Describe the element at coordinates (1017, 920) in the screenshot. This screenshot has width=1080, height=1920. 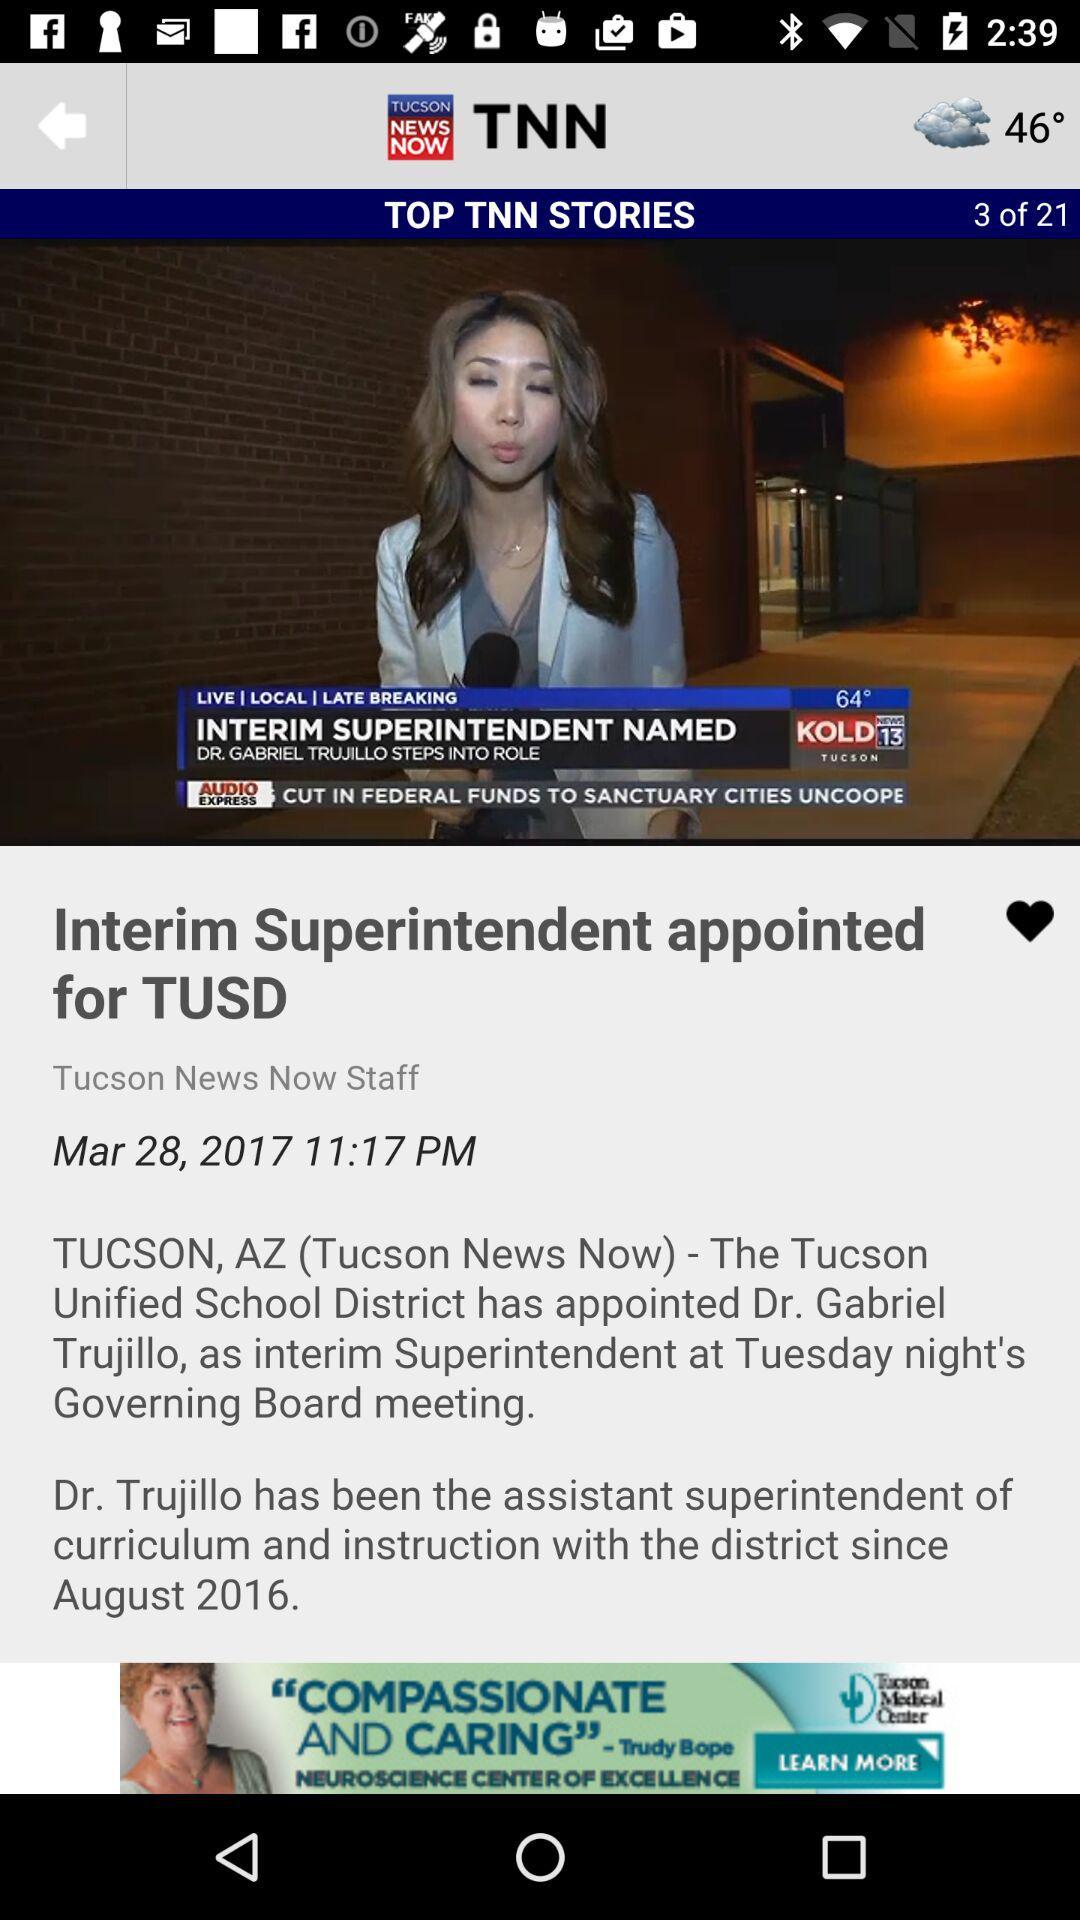
I see `indicate like` at that location.